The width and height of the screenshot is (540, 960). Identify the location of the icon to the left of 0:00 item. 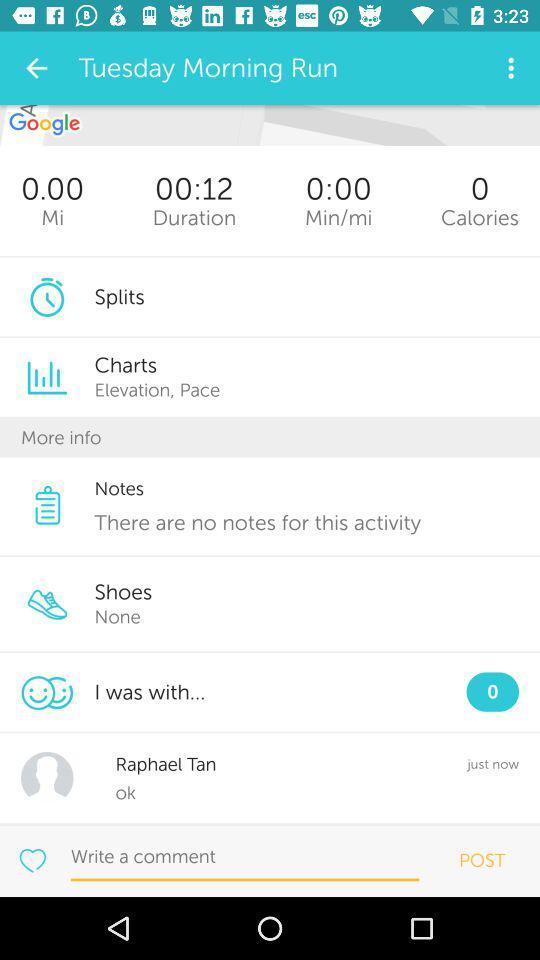
(194, 217).